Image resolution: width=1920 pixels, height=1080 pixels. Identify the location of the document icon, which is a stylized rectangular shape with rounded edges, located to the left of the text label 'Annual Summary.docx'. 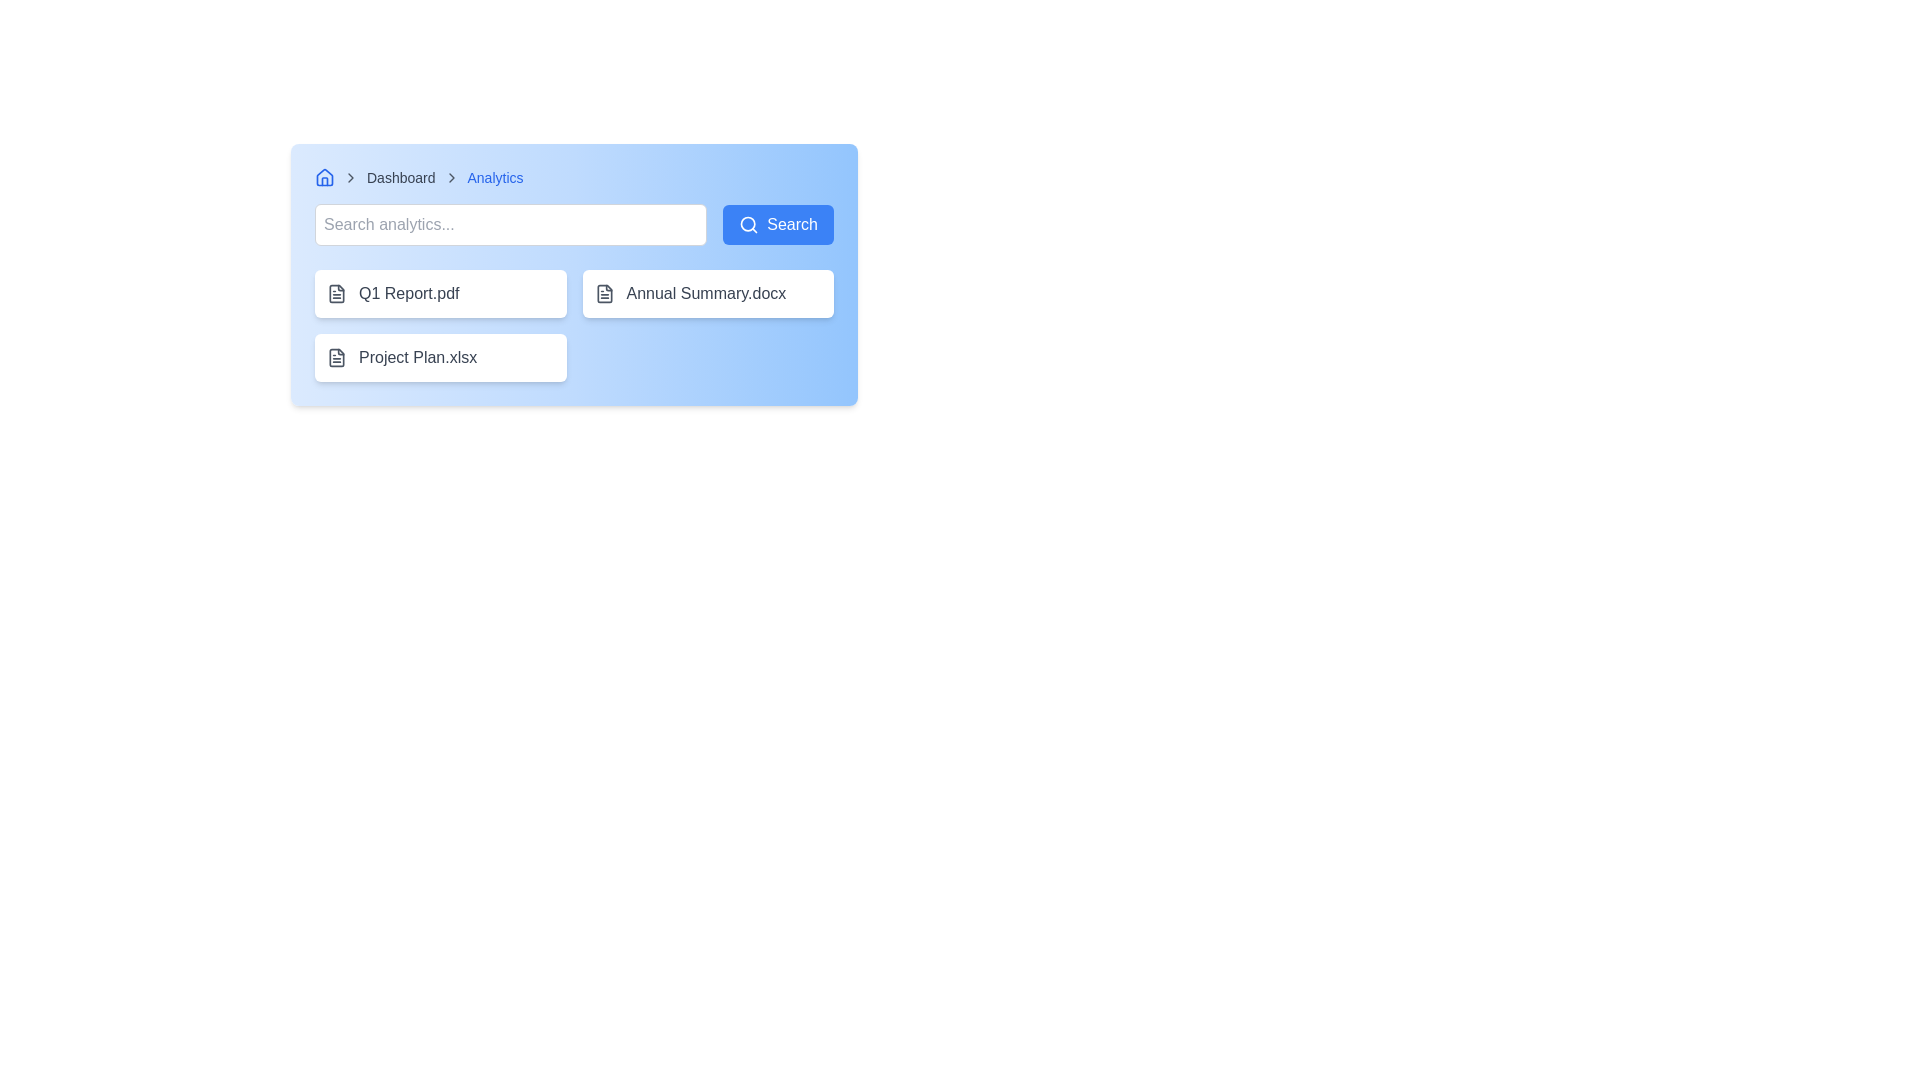
(603, 293).